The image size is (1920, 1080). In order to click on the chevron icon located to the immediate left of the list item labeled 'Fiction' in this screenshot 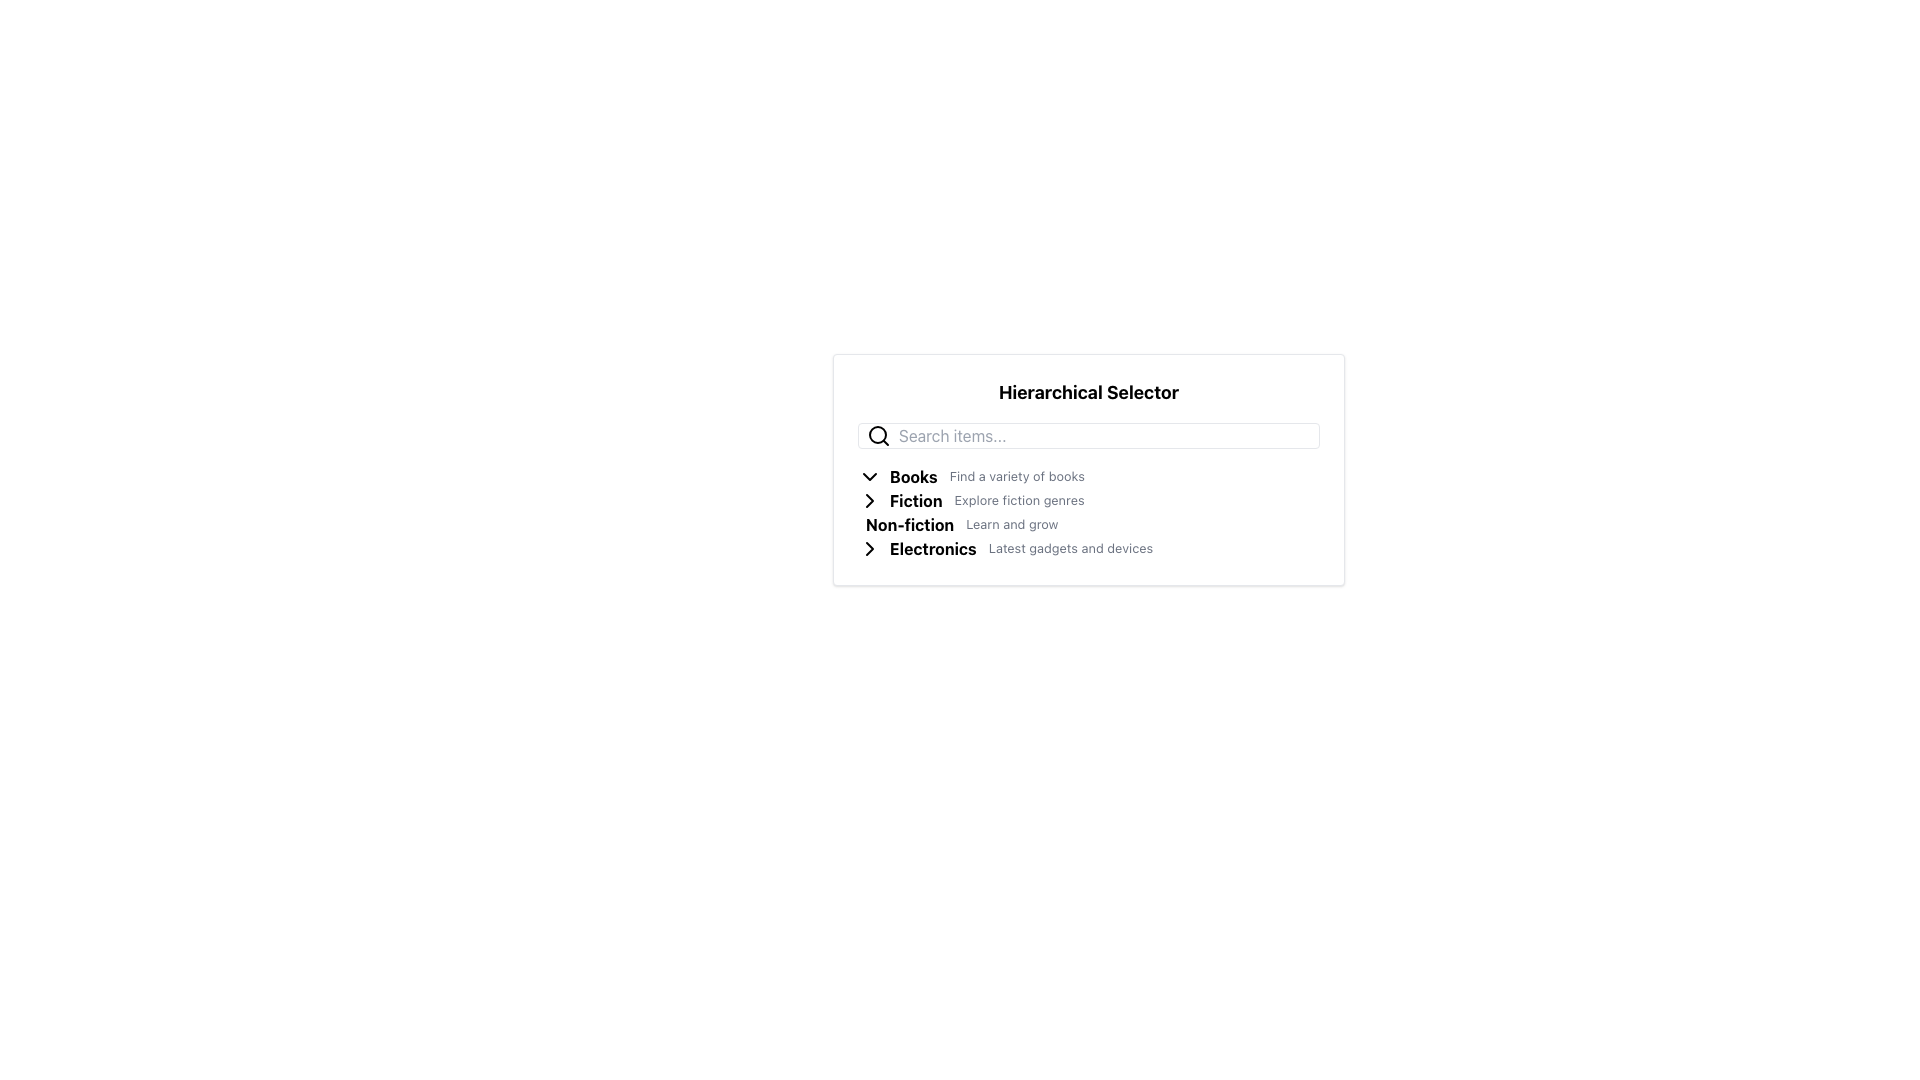, I will do `click(869, 500)`.